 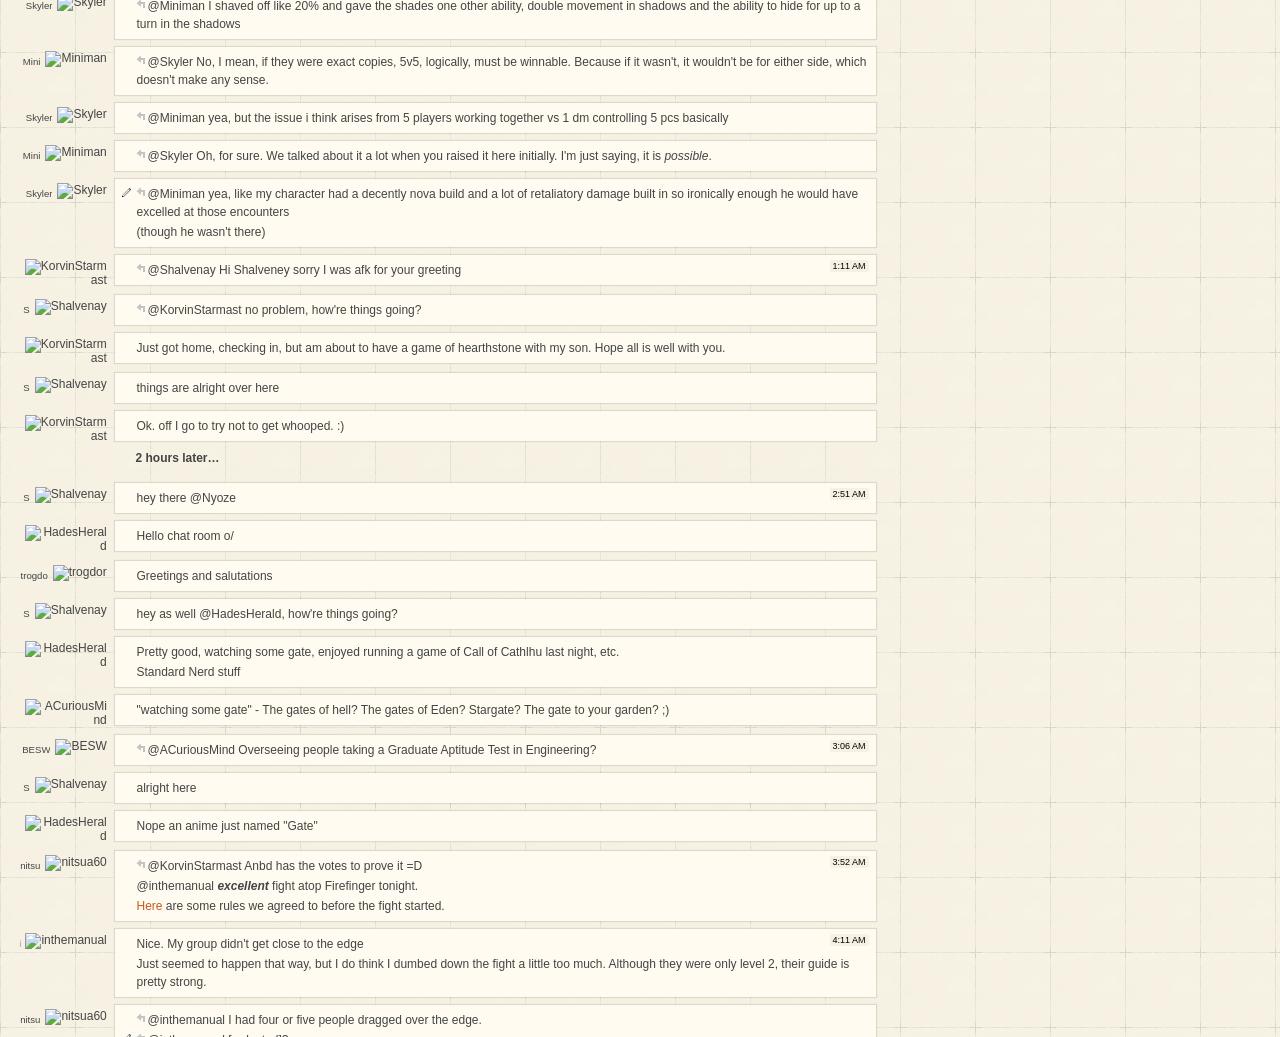 I want to click on 'Hello chat room o/', so click(x=184, y=534).